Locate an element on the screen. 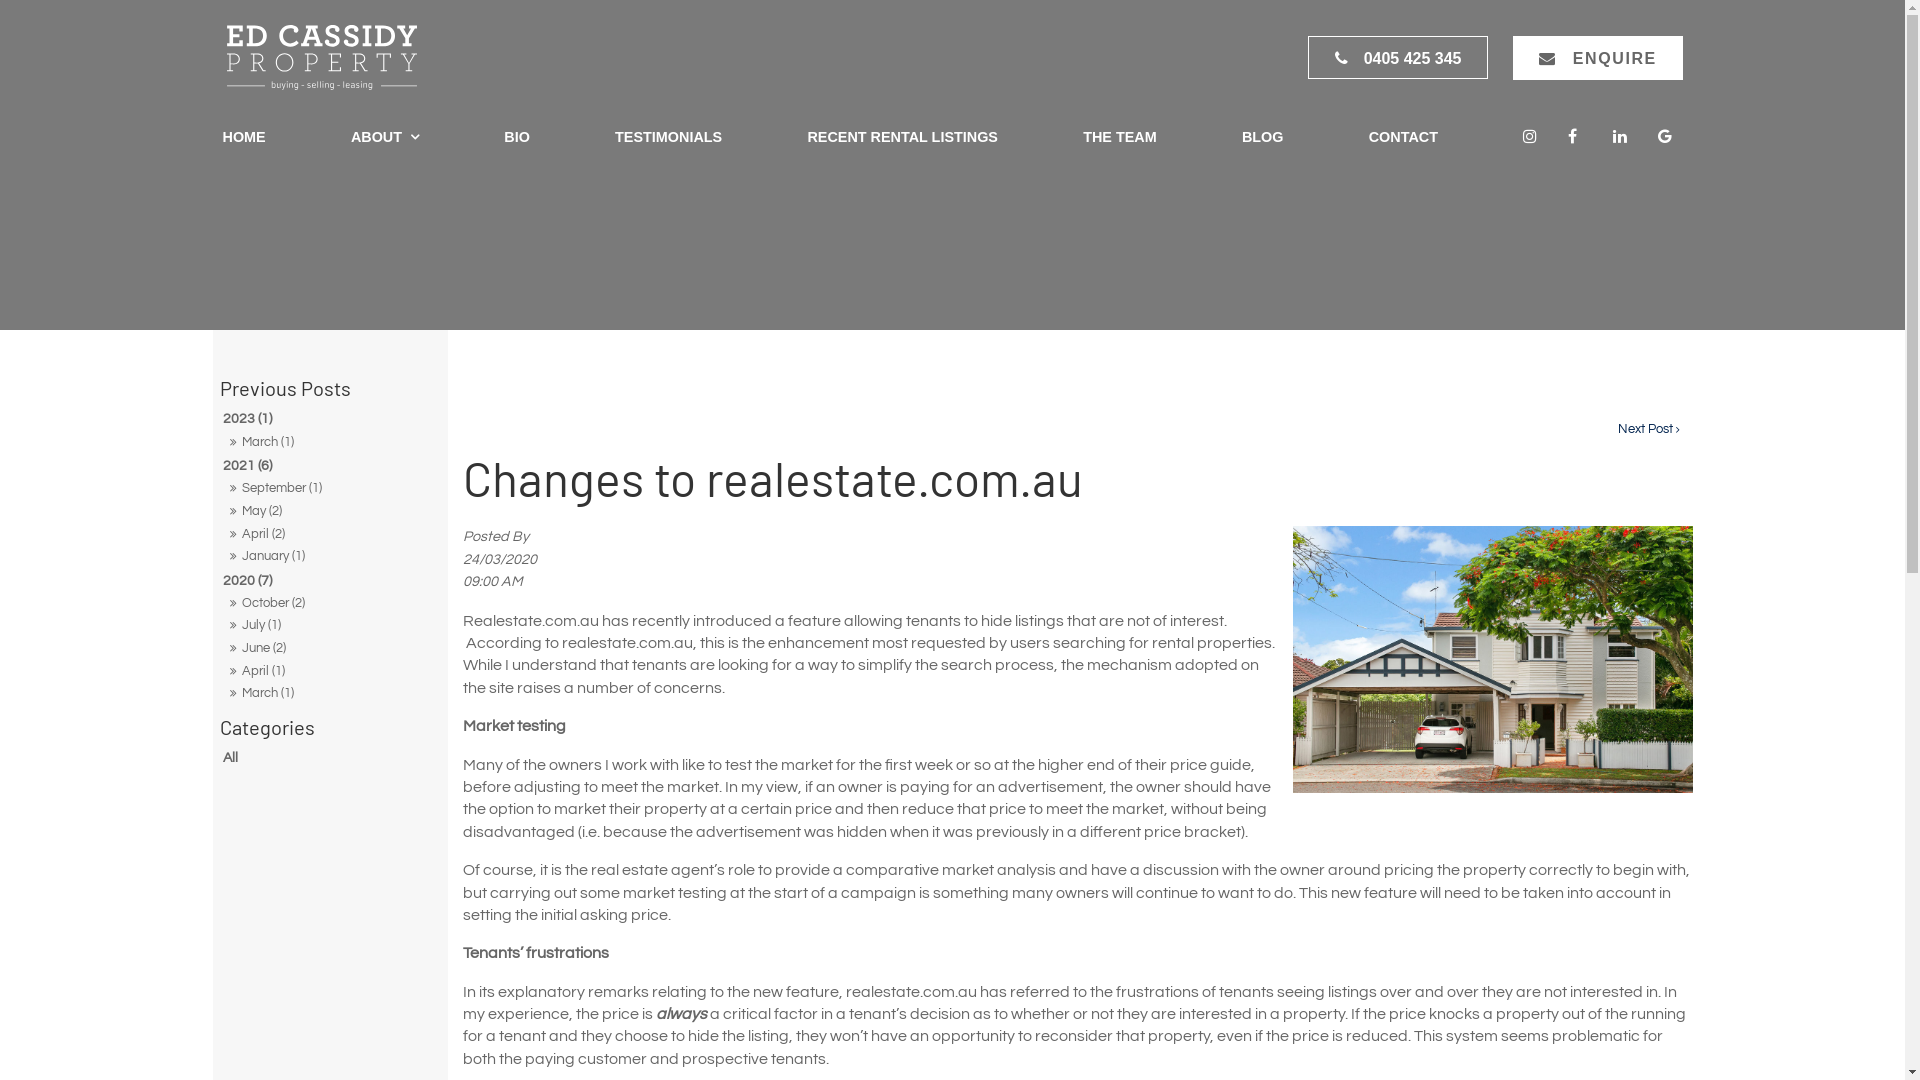 This screenshot has width=1920, height=1080. 'September (1)' is located at coordinates (330, 489).